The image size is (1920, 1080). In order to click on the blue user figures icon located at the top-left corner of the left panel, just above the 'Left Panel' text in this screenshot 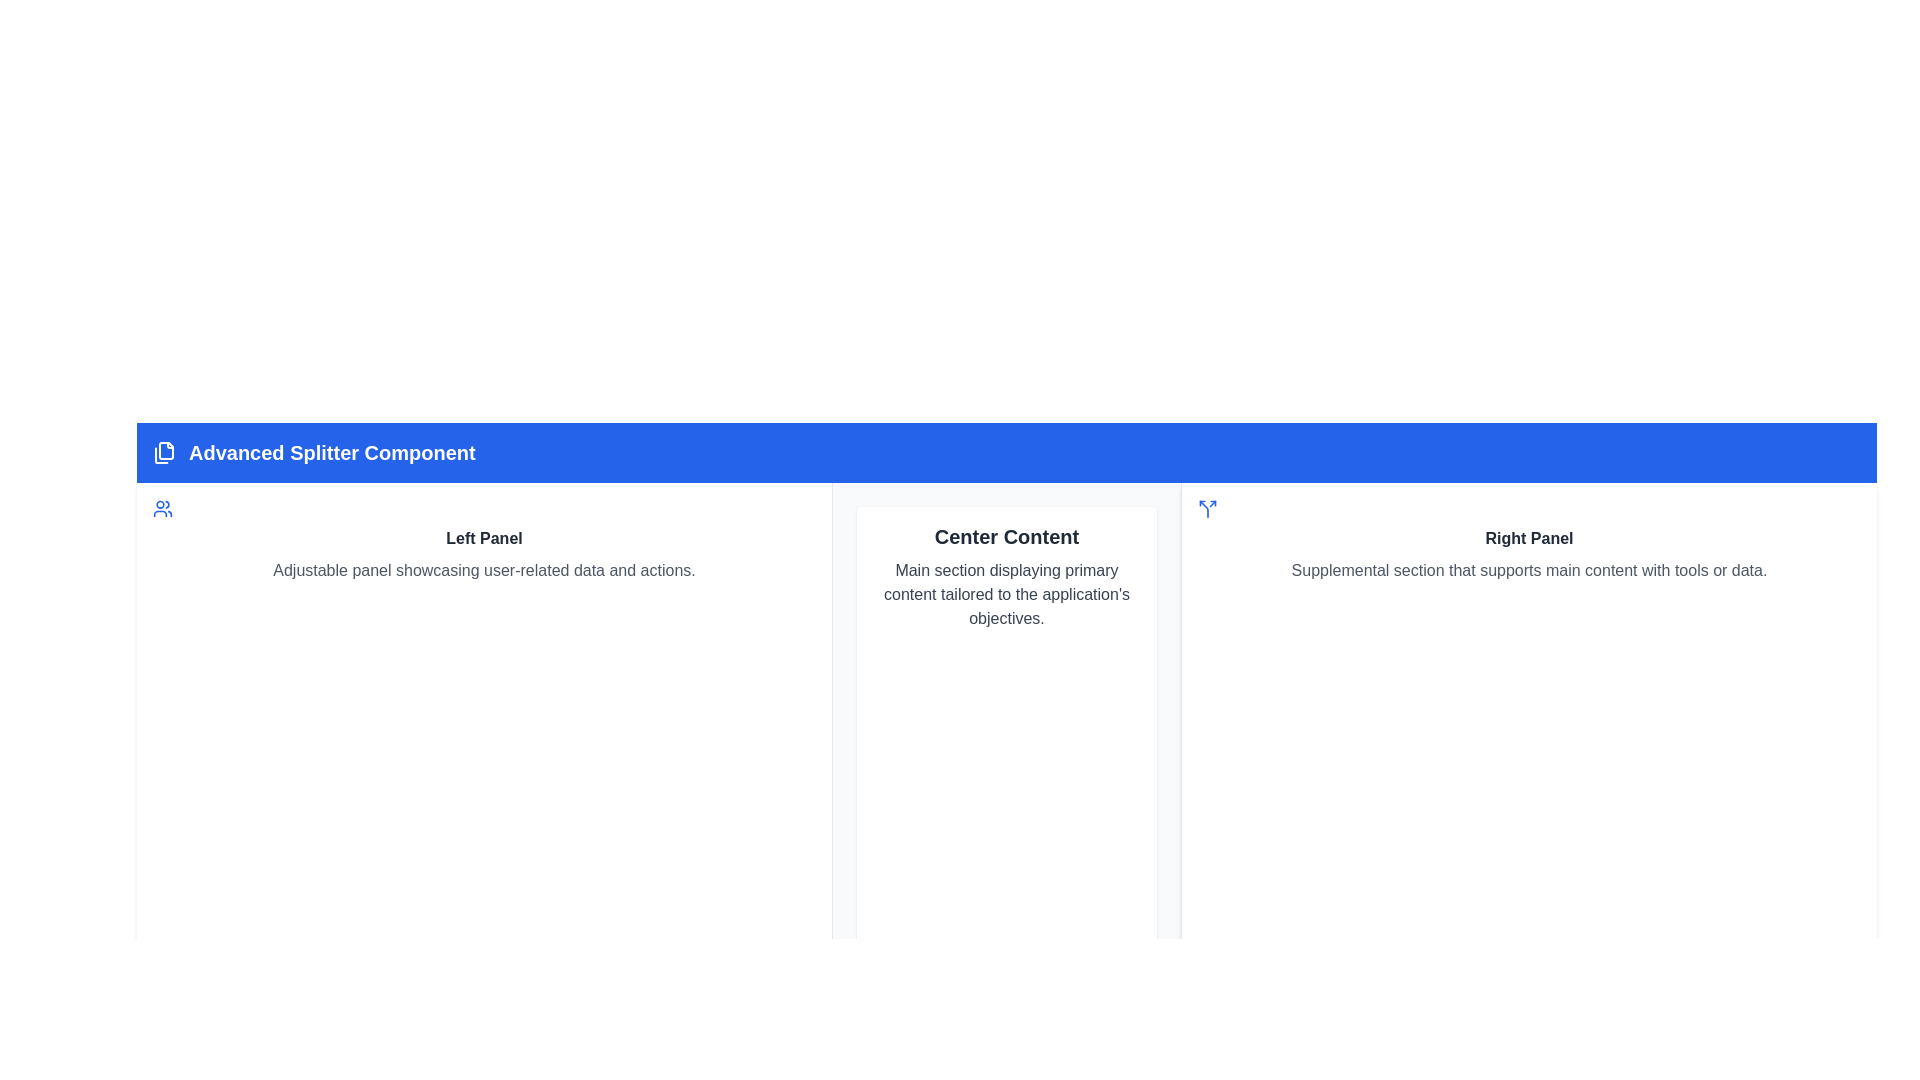, I will do `click(163, 508)`.